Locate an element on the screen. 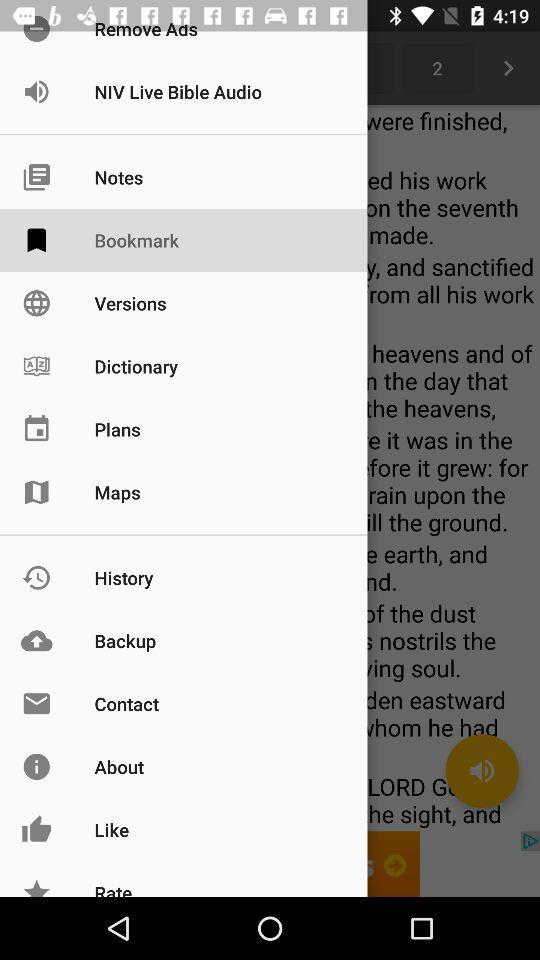 This screenshot has width=540, height=960. number 2 which is just beside the right arrow icon is located at coordinates (436, 68).